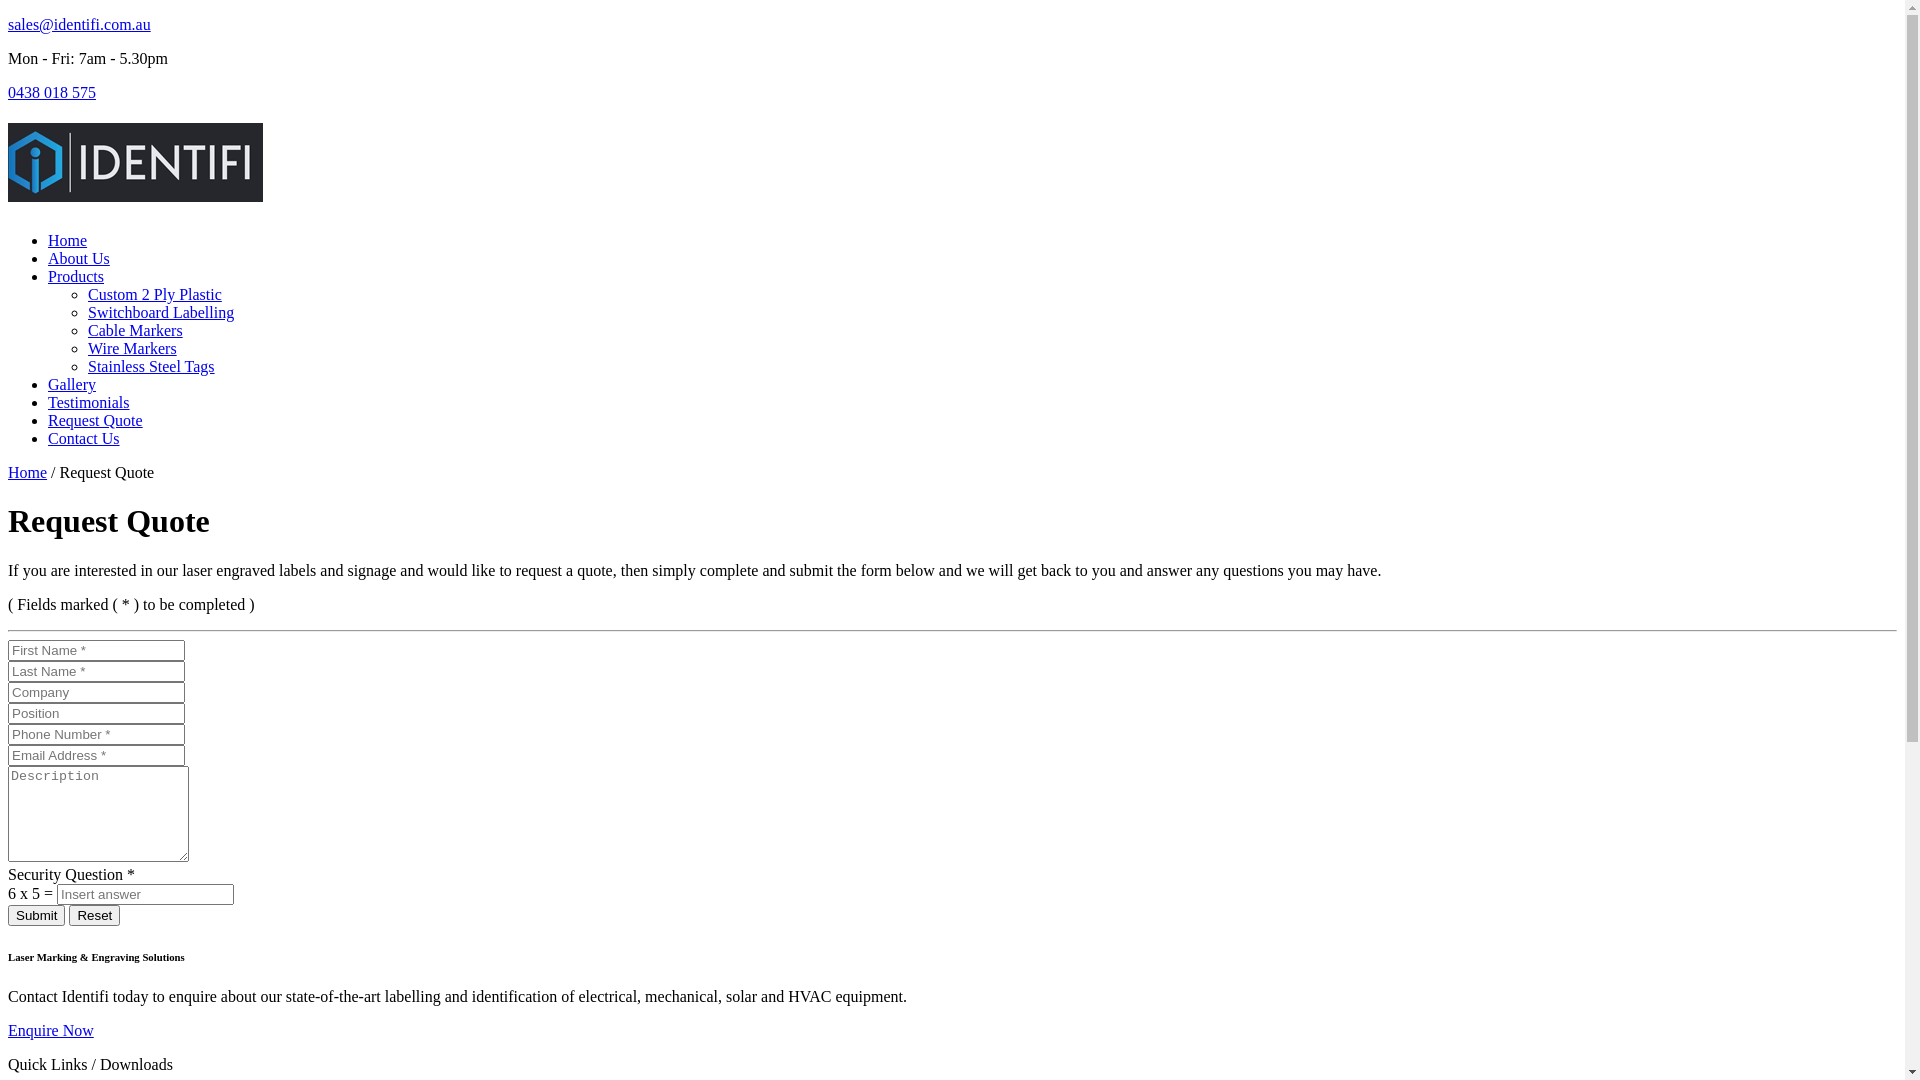 The width and height of the screenshot is (1920, 1080). Describe the element at coordinates (48, 257) in the screenshot. I see `'About Us'` at that location.